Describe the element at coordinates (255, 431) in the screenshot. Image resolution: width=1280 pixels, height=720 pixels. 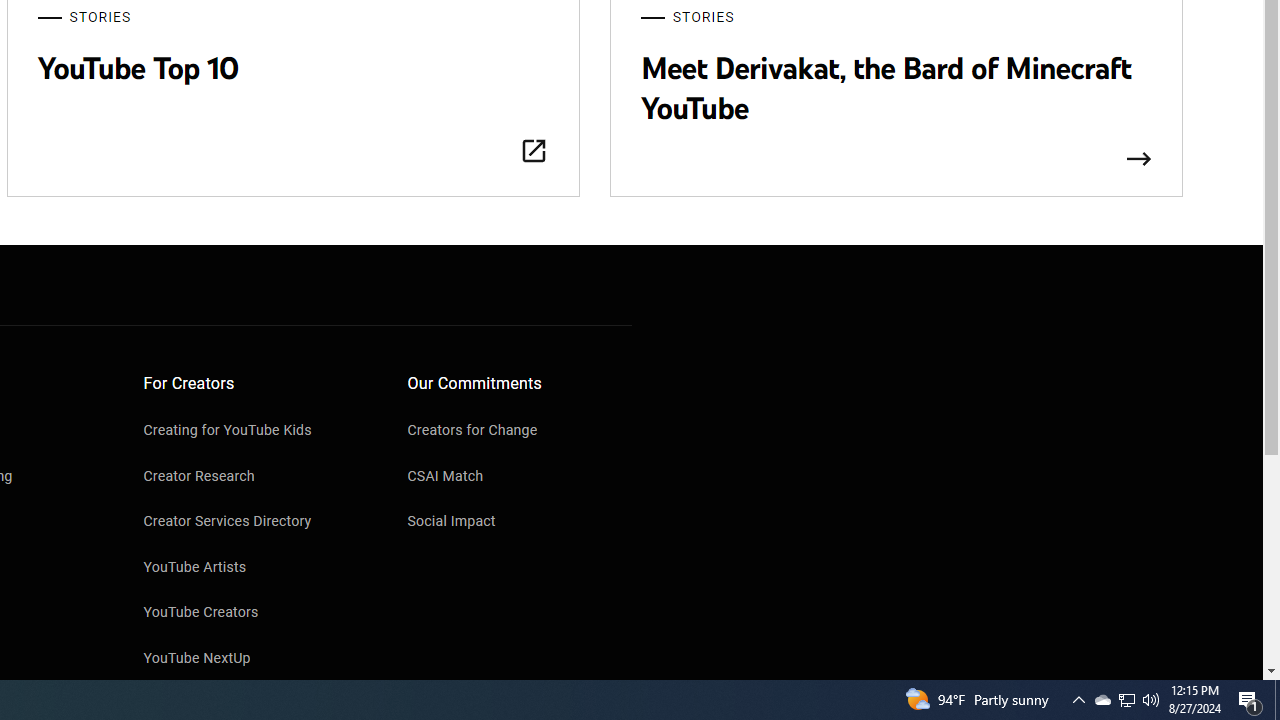
I see `'Creating for YouTube Kids'` at that location.